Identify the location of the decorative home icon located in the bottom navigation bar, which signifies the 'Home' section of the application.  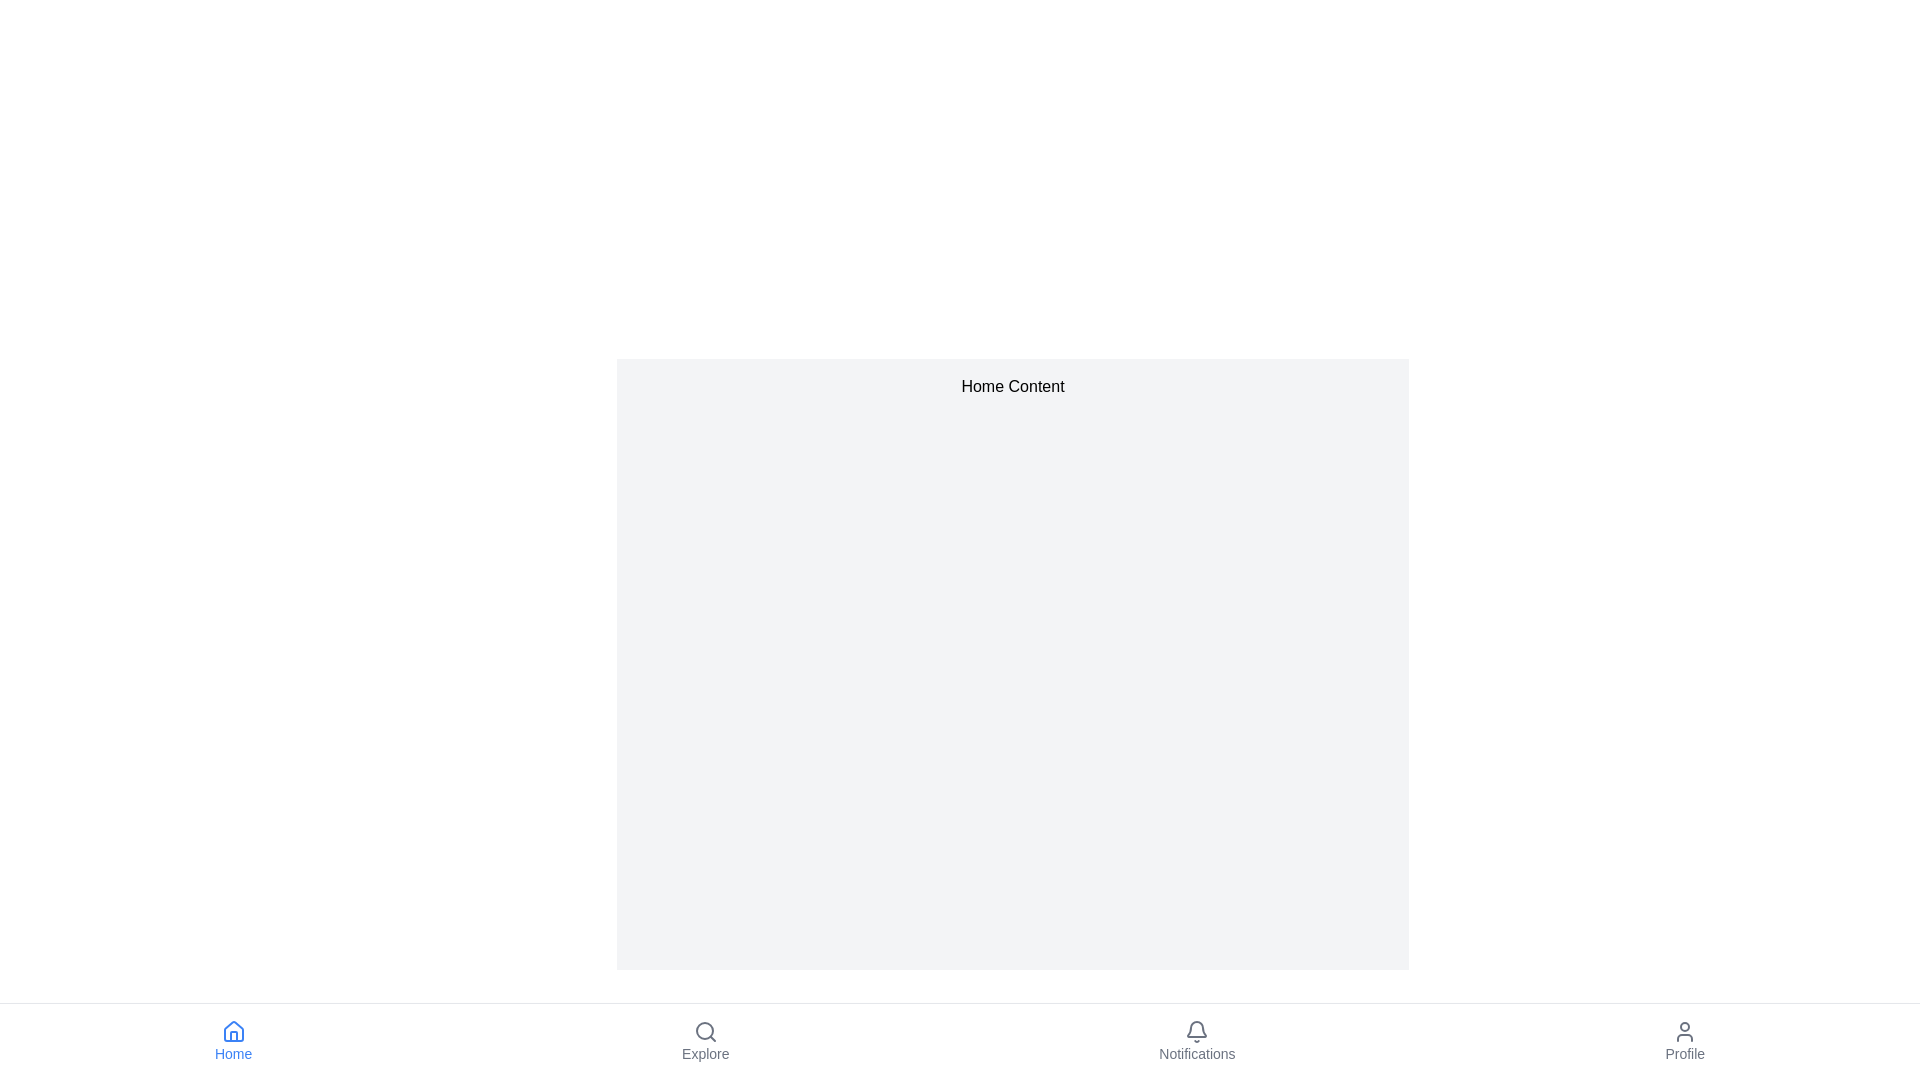
(233, 1035).